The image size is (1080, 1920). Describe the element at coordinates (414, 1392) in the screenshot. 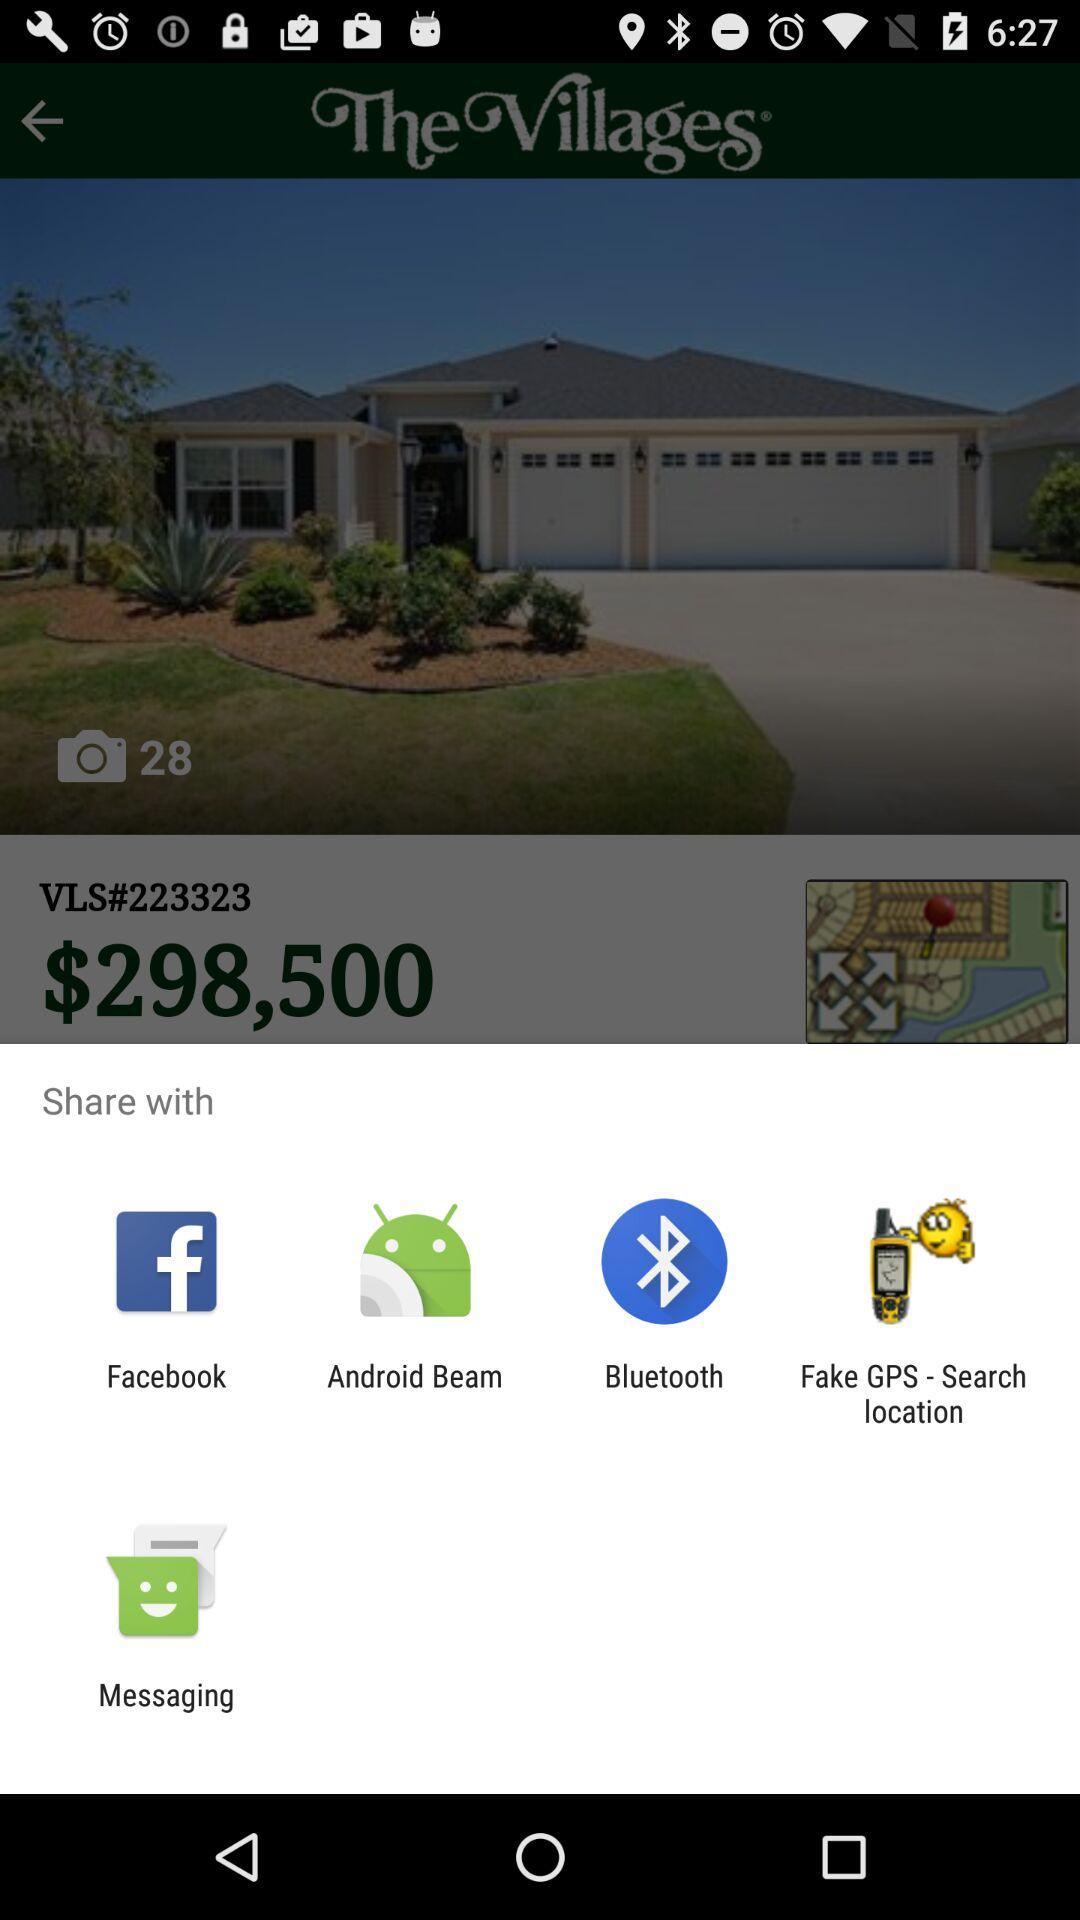

I see `the icon to the left of bluetooth item` at that location.